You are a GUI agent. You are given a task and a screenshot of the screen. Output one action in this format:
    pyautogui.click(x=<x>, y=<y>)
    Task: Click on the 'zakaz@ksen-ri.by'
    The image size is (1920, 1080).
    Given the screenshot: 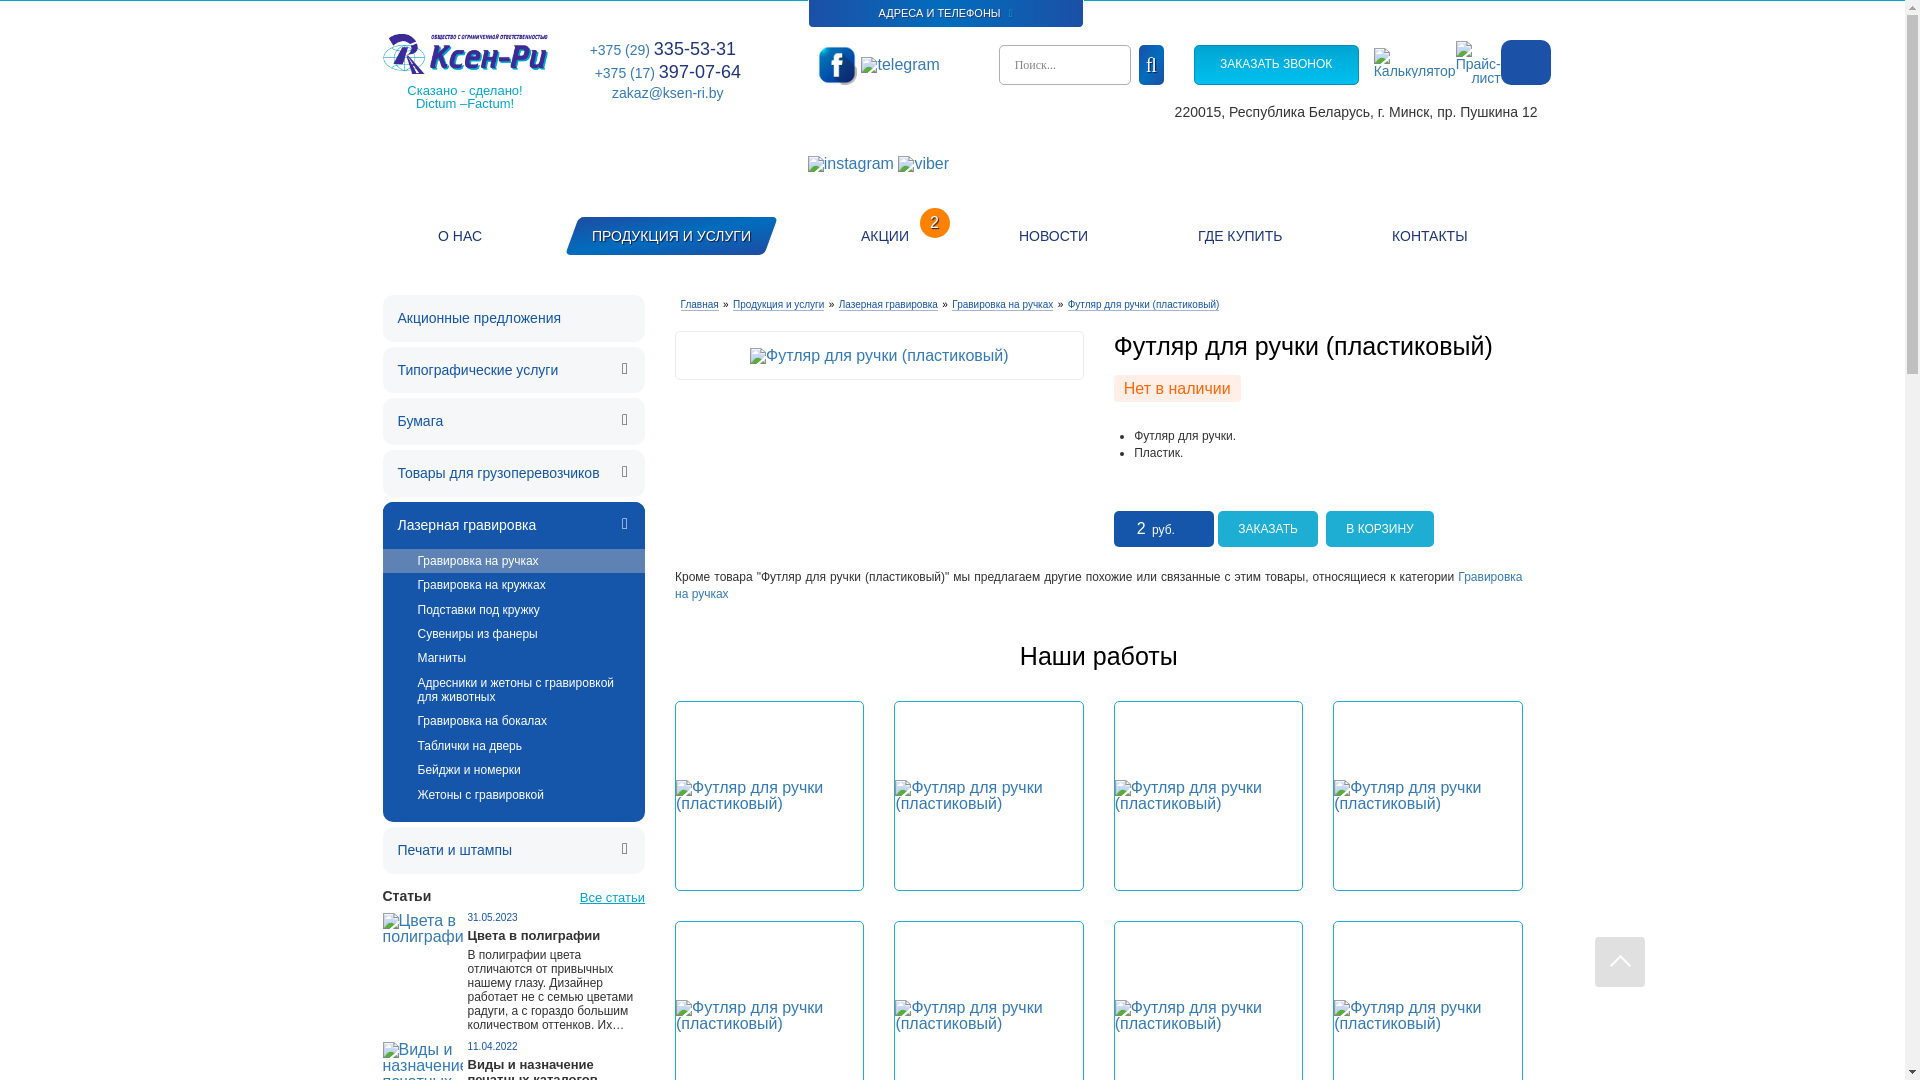 What is the action you would take?
    pyautogui.click(x=667, y=92)
    